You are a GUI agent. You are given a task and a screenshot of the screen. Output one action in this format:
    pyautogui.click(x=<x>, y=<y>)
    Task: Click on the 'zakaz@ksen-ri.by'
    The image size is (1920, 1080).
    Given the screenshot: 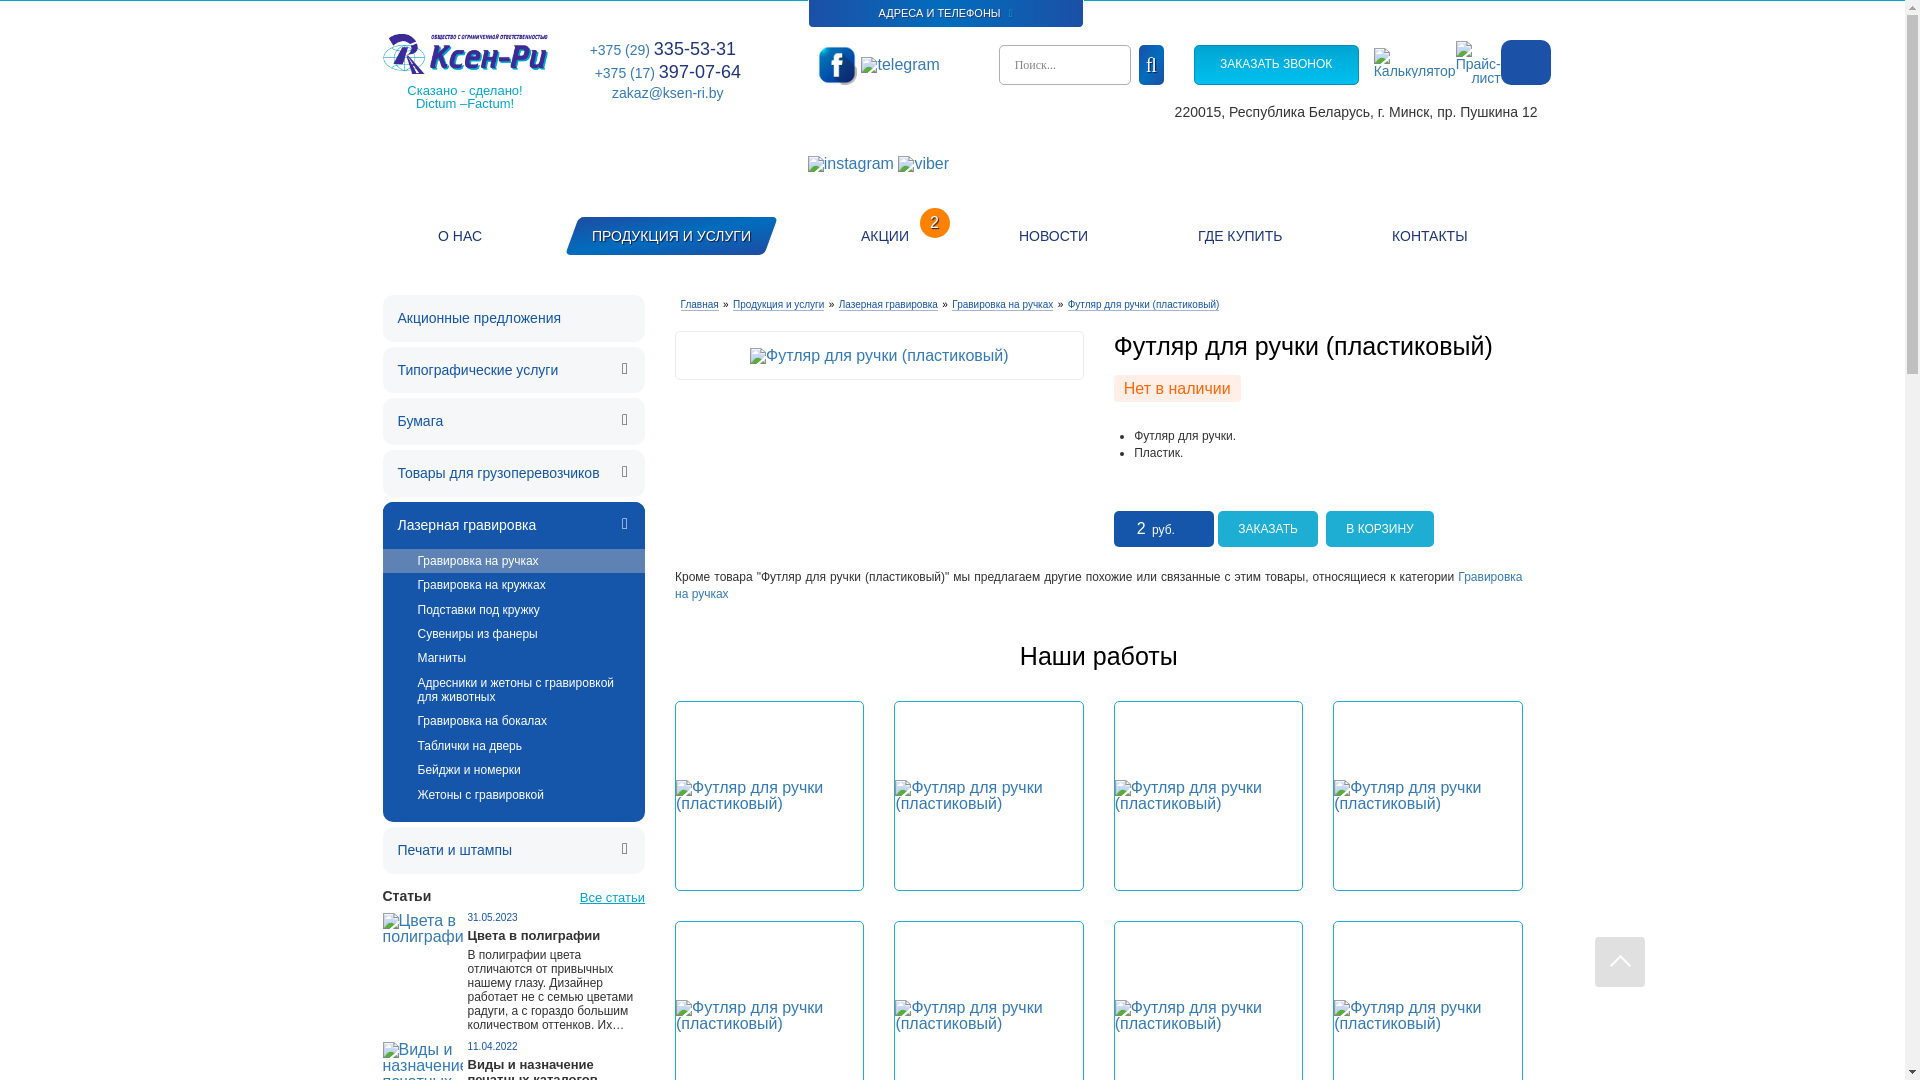 What is the action you would take?
    pyautogui.click(x=667, y=92)
    